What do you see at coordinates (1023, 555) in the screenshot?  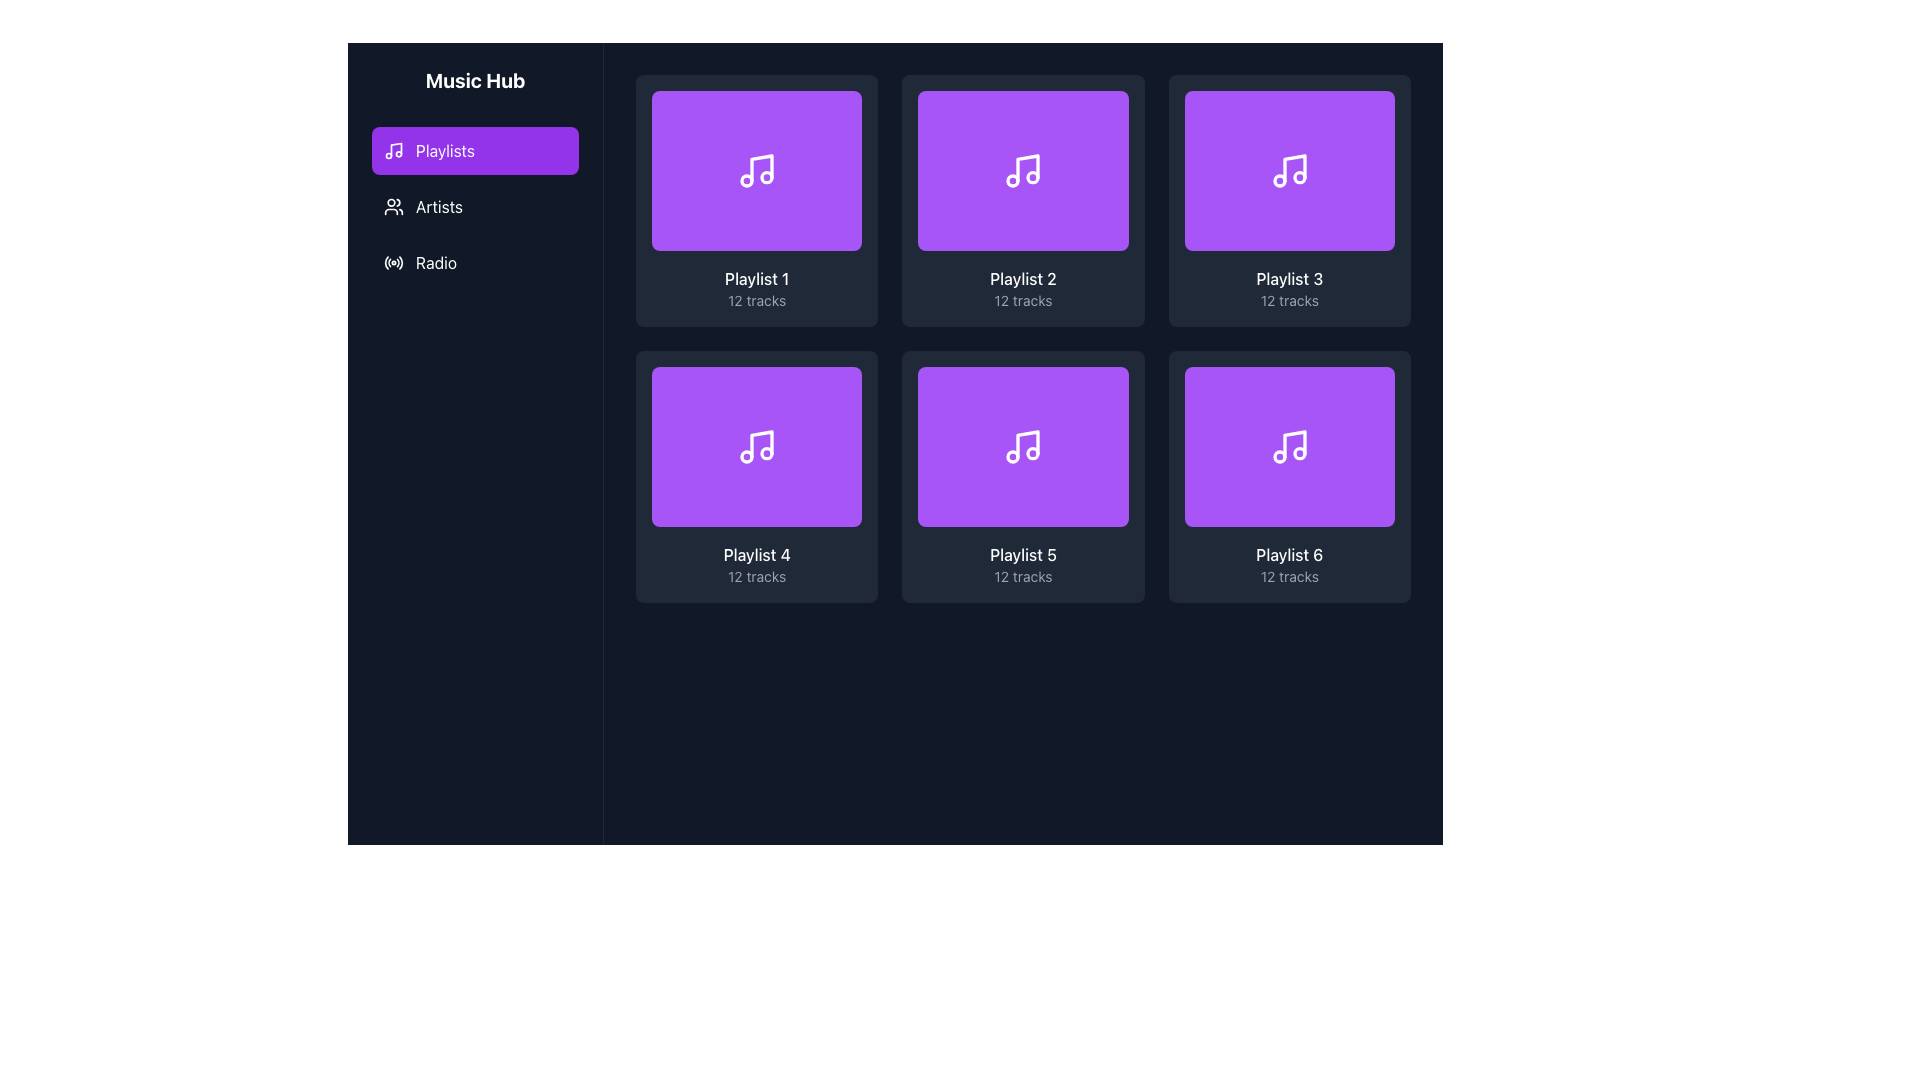 I see `the text label displaying 'Playlist 5' which is located in the second row and third column of the grid layout` at bounding box center [1023, 555].